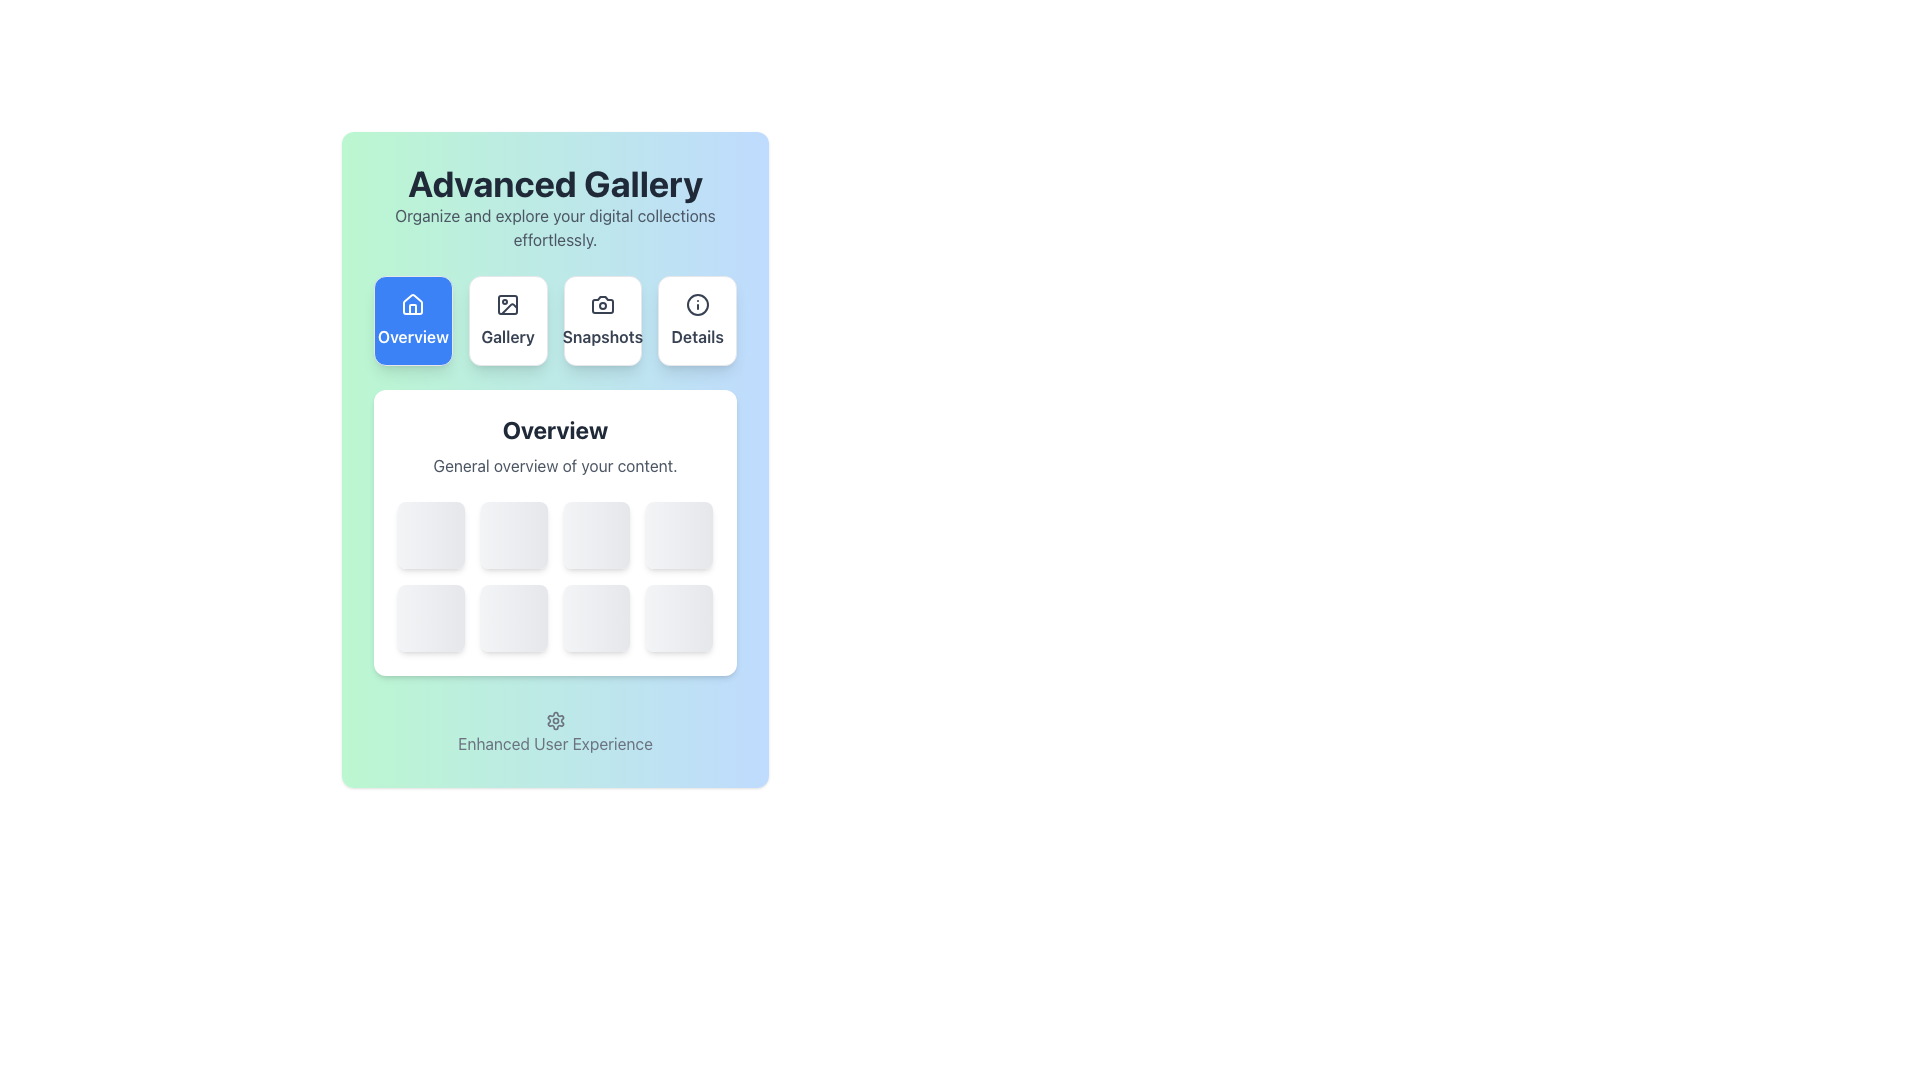  Describe the element at coordinates (555, 466) in the screenshot. I see `text content from the Text block that says 'General overview of your content.' which is located beneath the 'Overview' header in a rounded white card` at that location.